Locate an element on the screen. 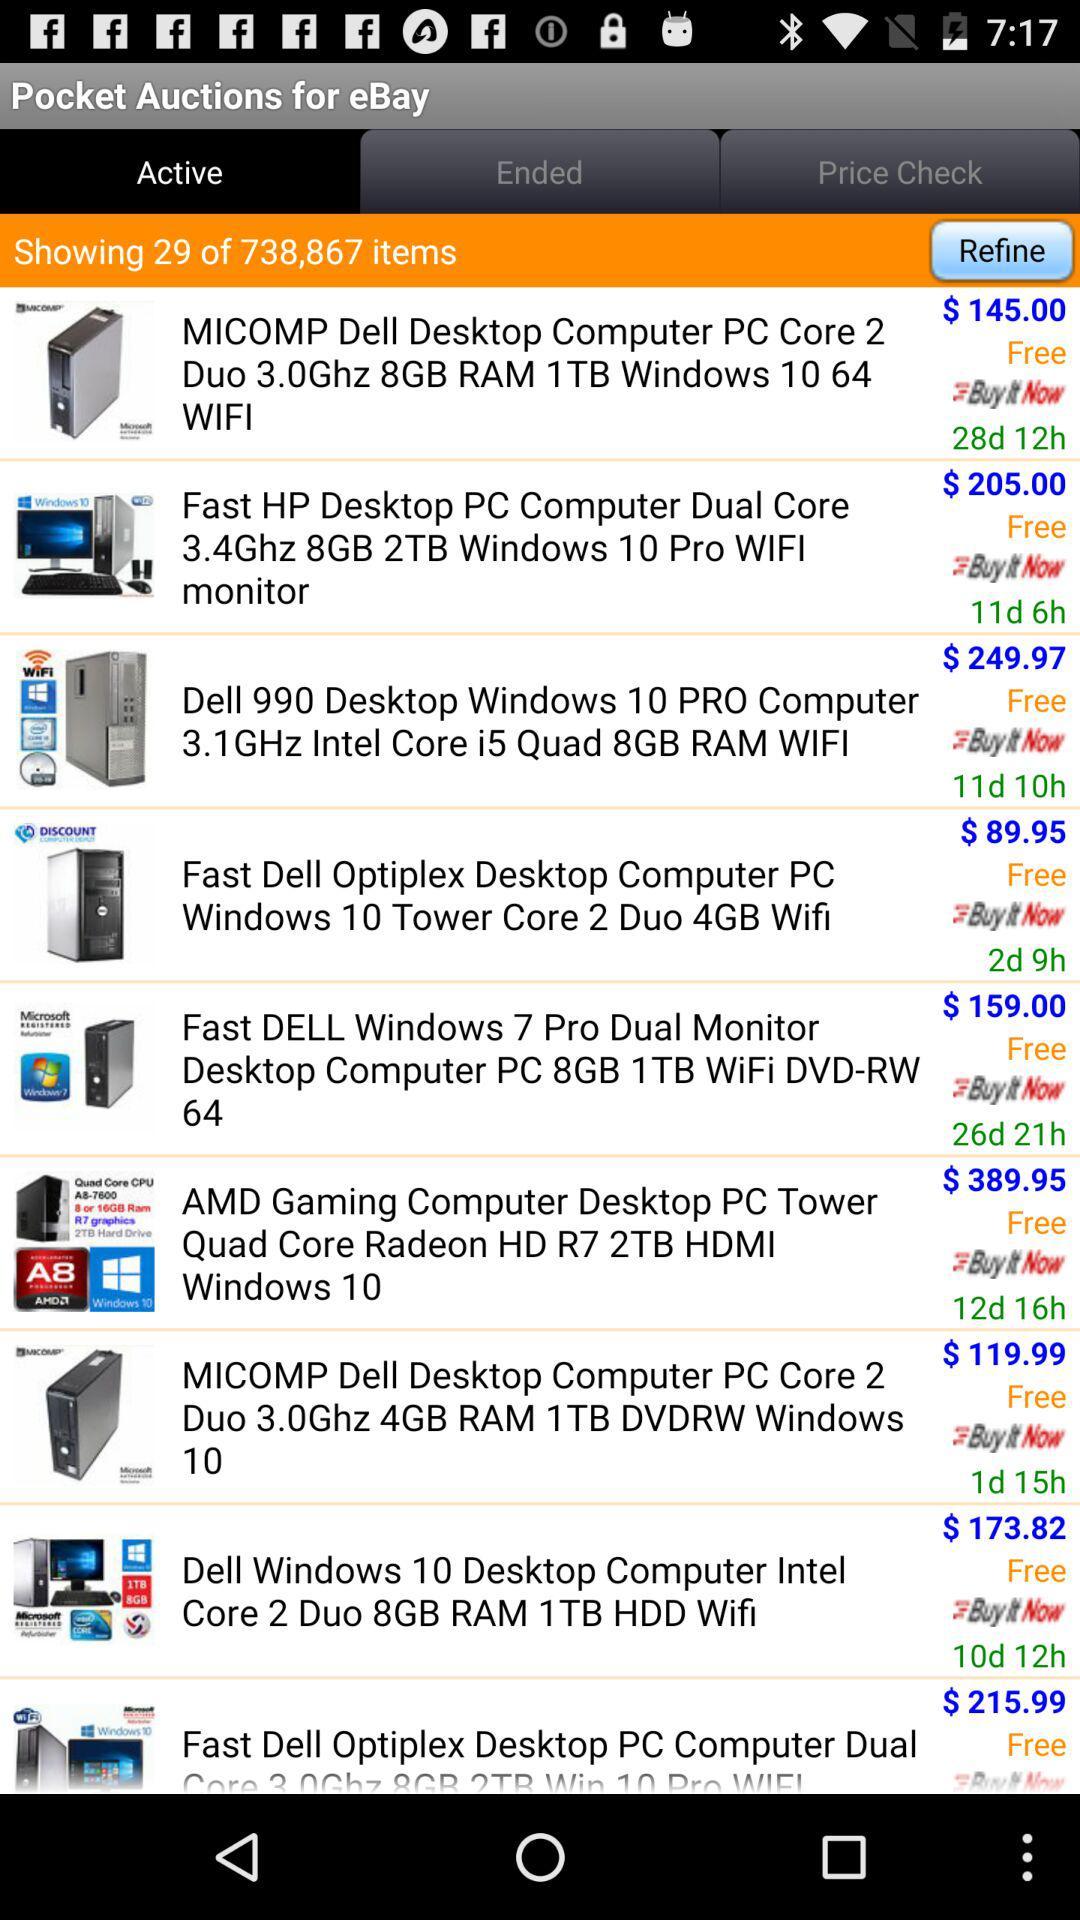  app above $ 173.82 icon is located at coordinates (1018, 1480).